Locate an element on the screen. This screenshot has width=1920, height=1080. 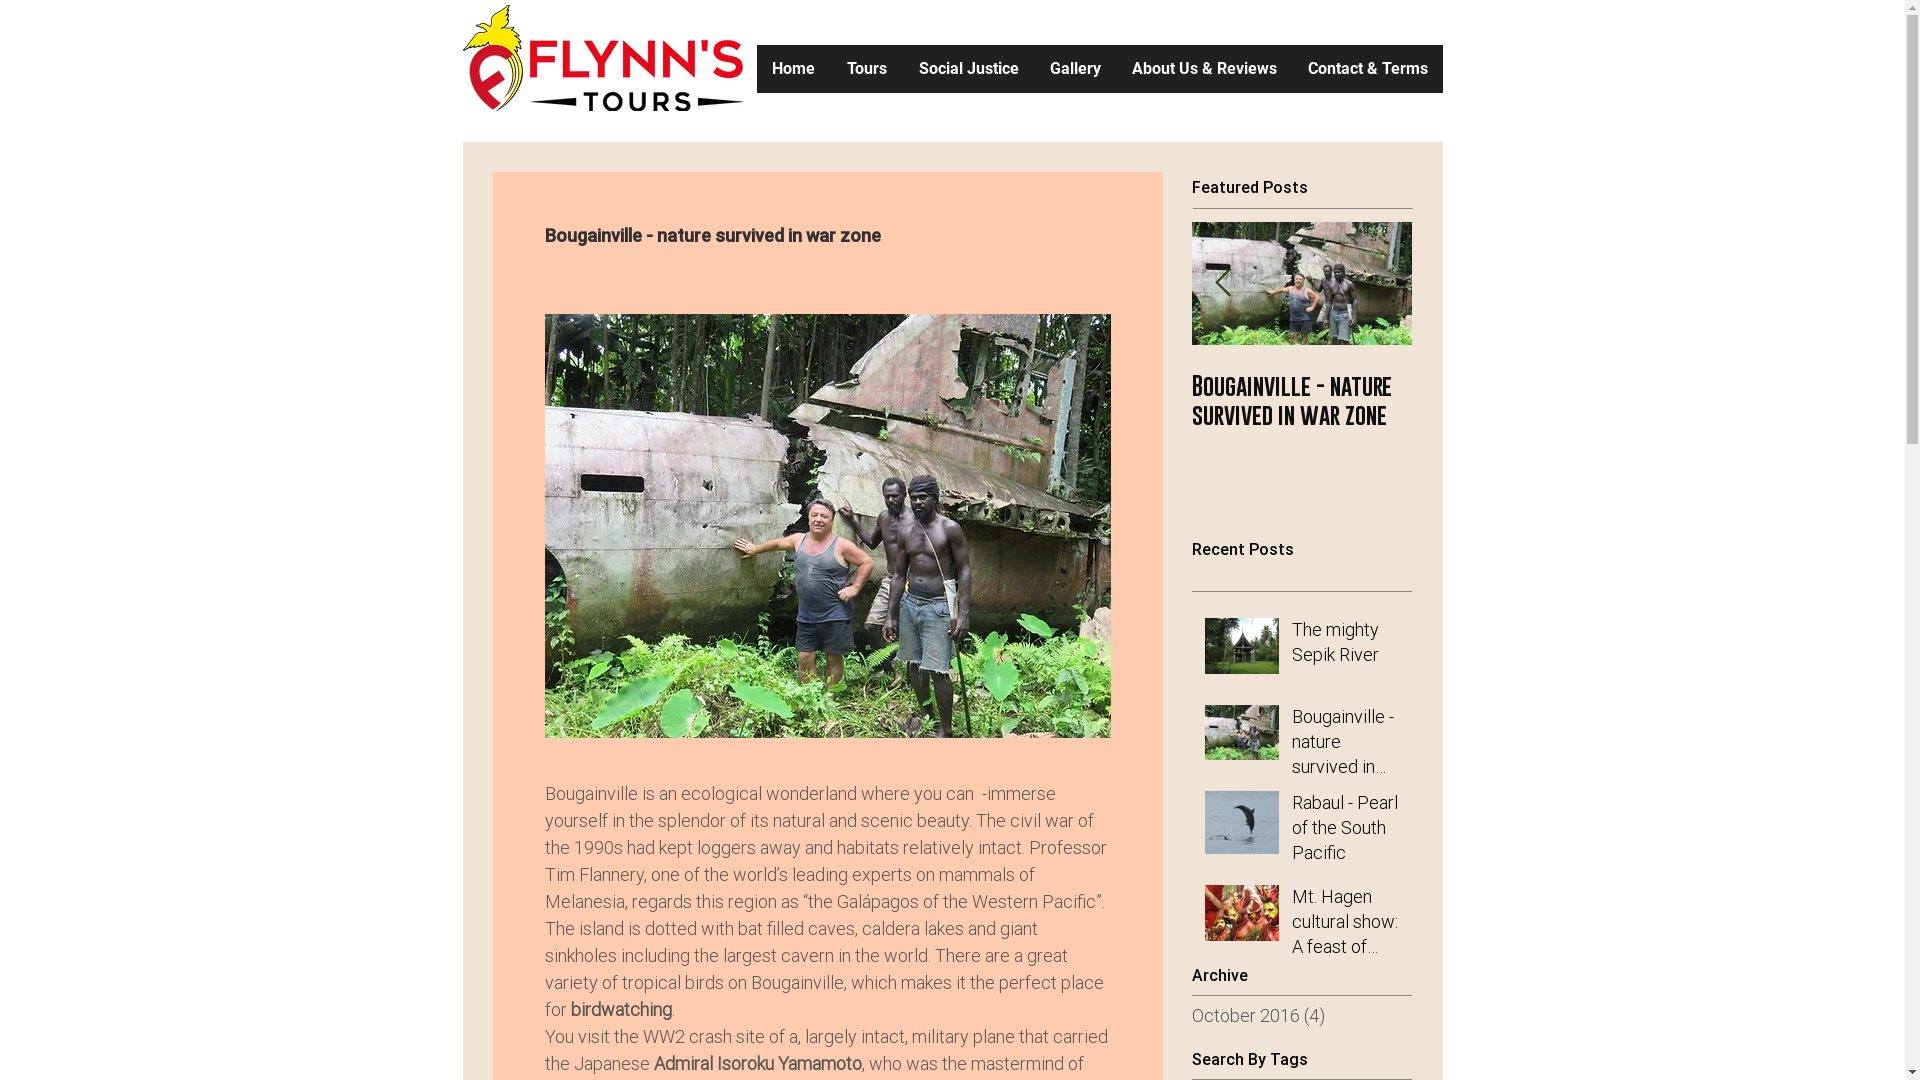
'Mt. Hagen cultural show: A feast of colour' is located at coordinates (1345, 925).